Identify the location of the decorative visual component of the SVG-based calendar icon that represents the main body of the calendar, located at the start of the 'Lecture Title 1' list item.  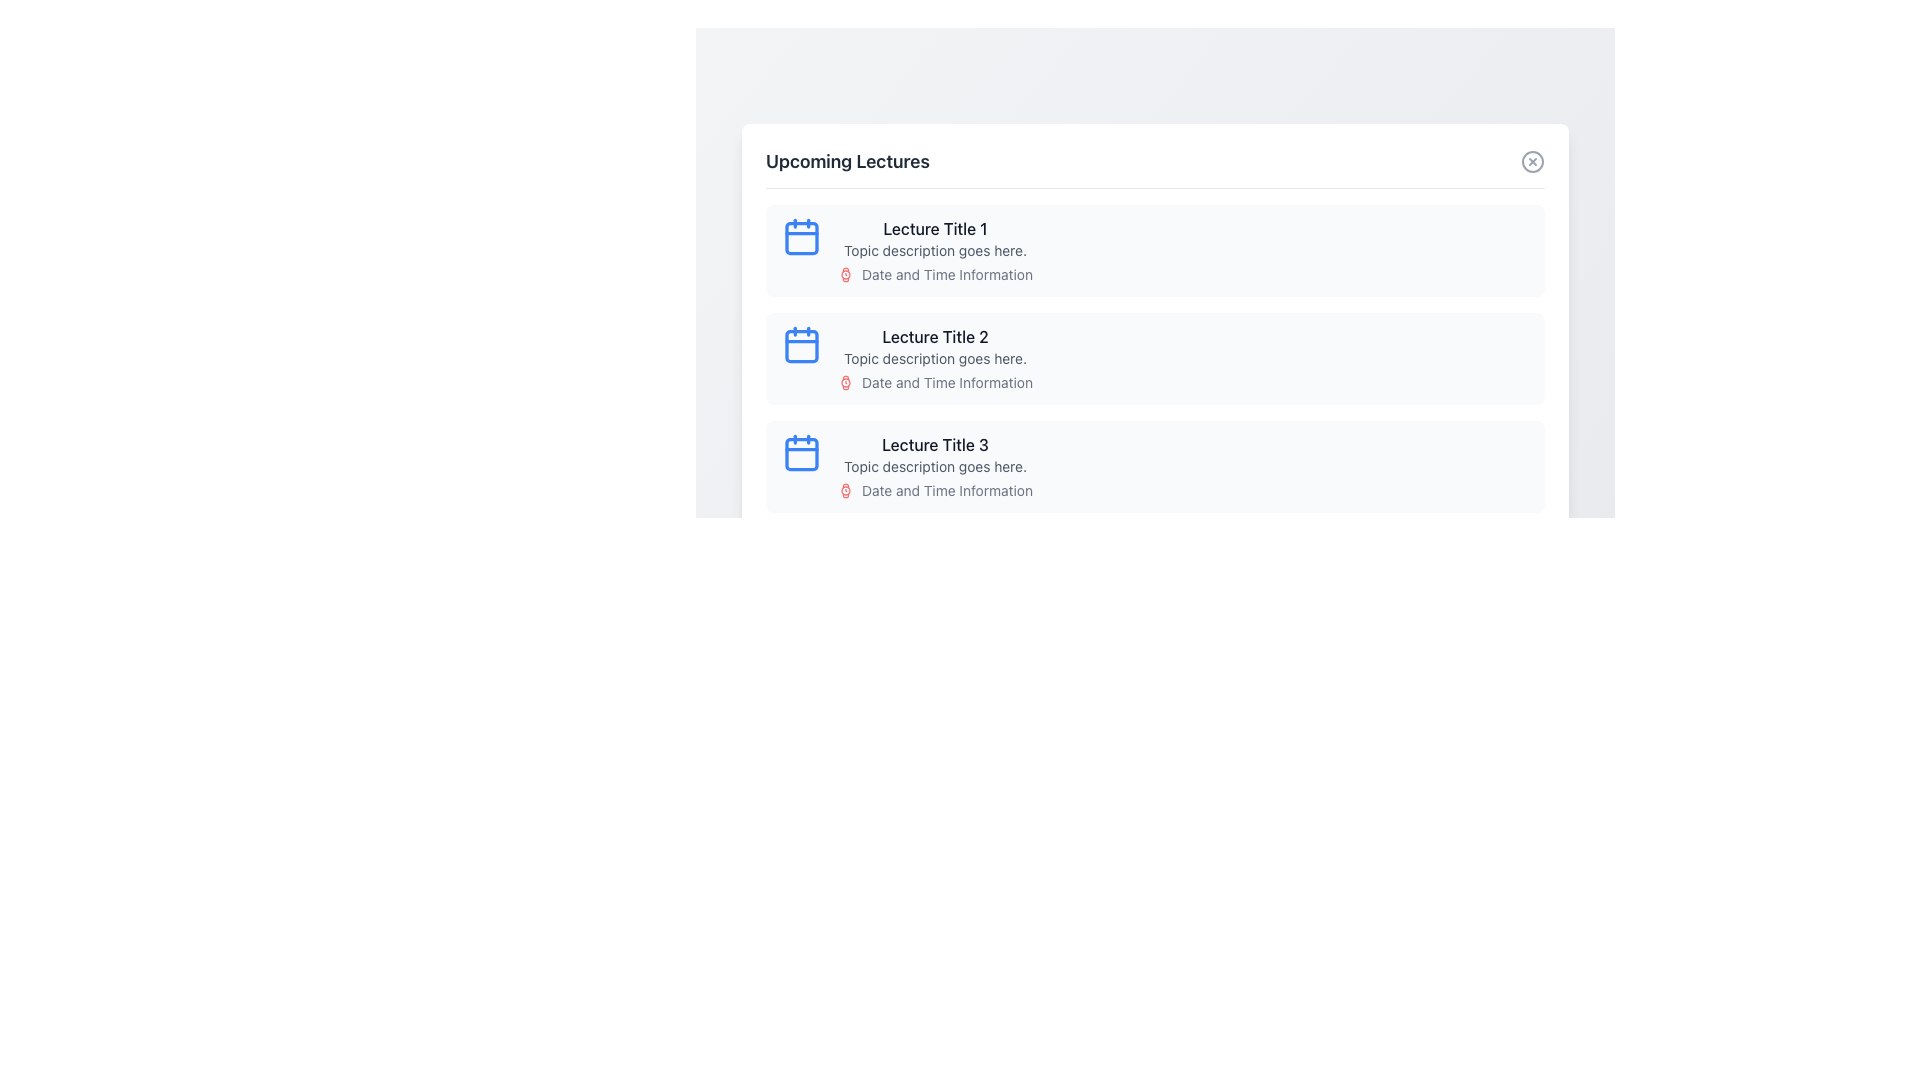
(801, 237).